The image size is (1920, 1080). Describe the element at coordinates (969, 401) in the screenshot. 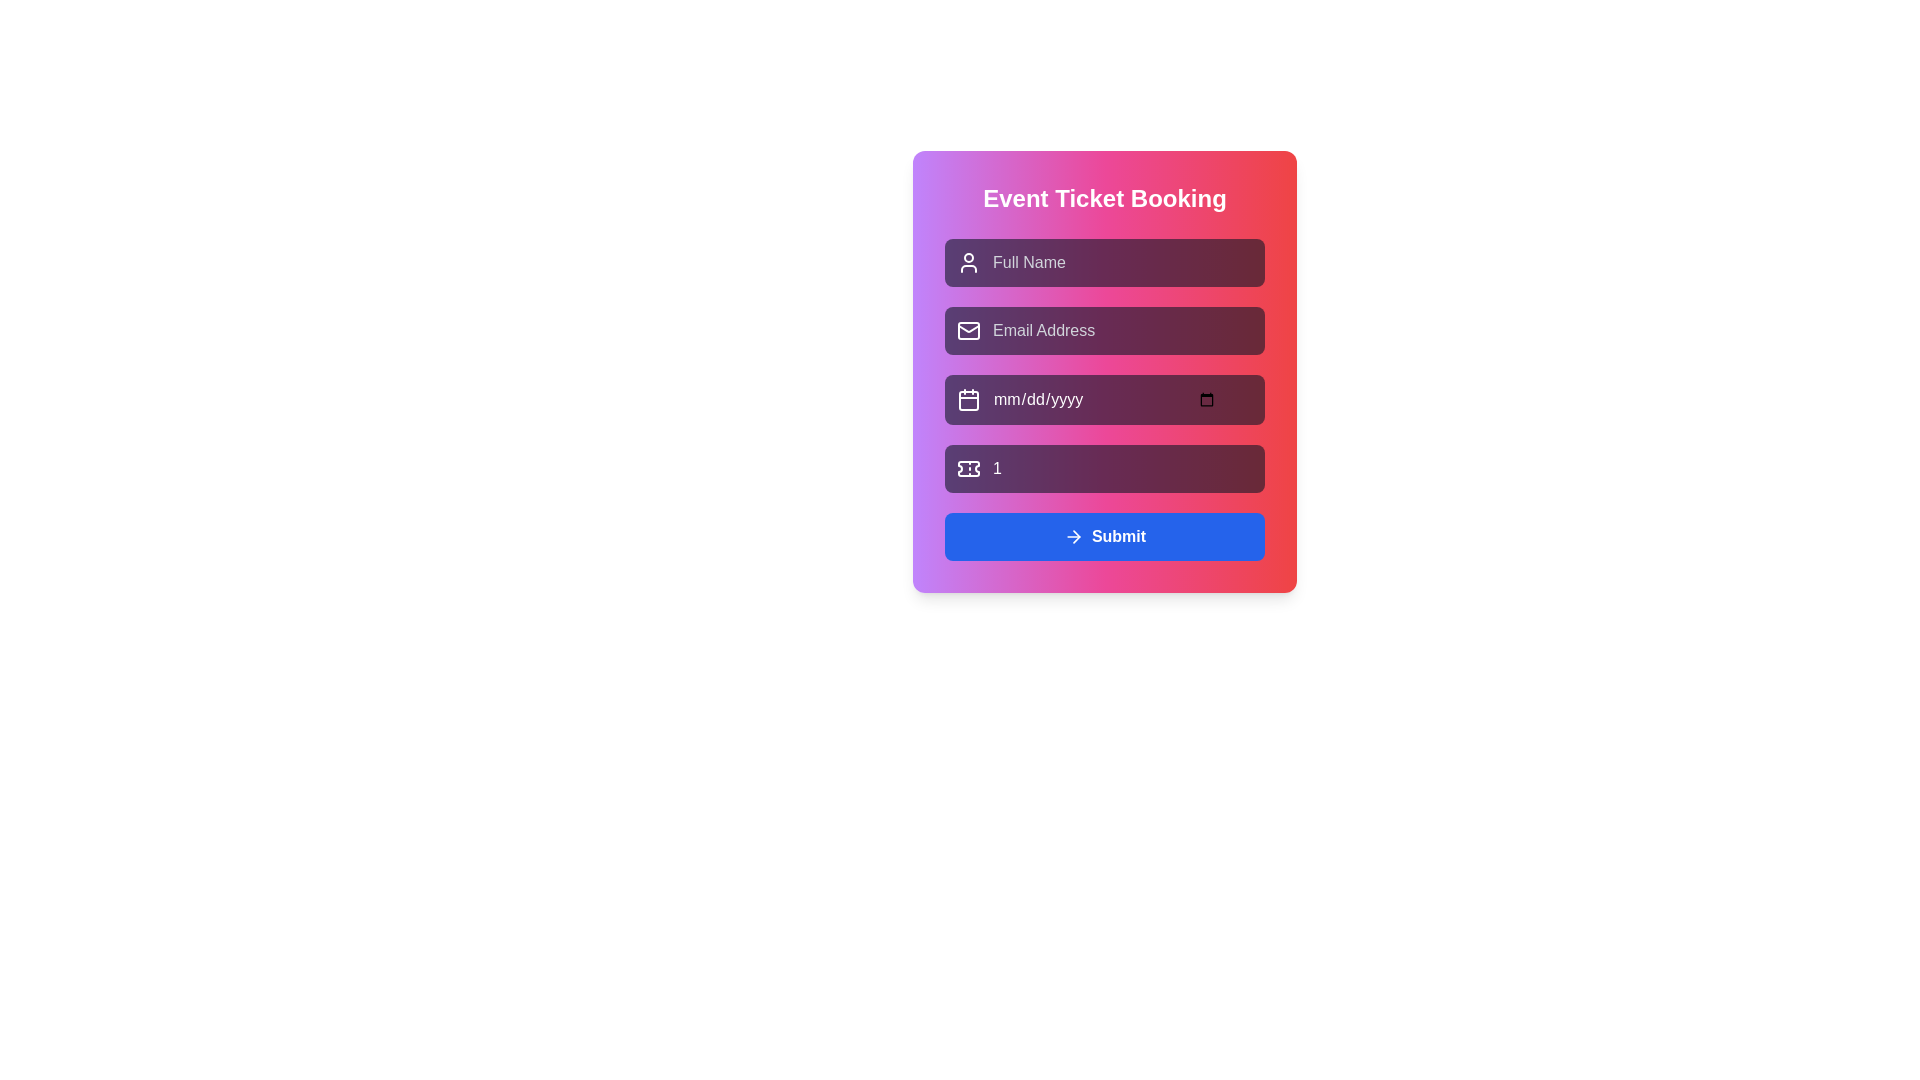

I see `the calendar icon located to the left of the date input box in the 'Event Ticket Booking' form` at that location.